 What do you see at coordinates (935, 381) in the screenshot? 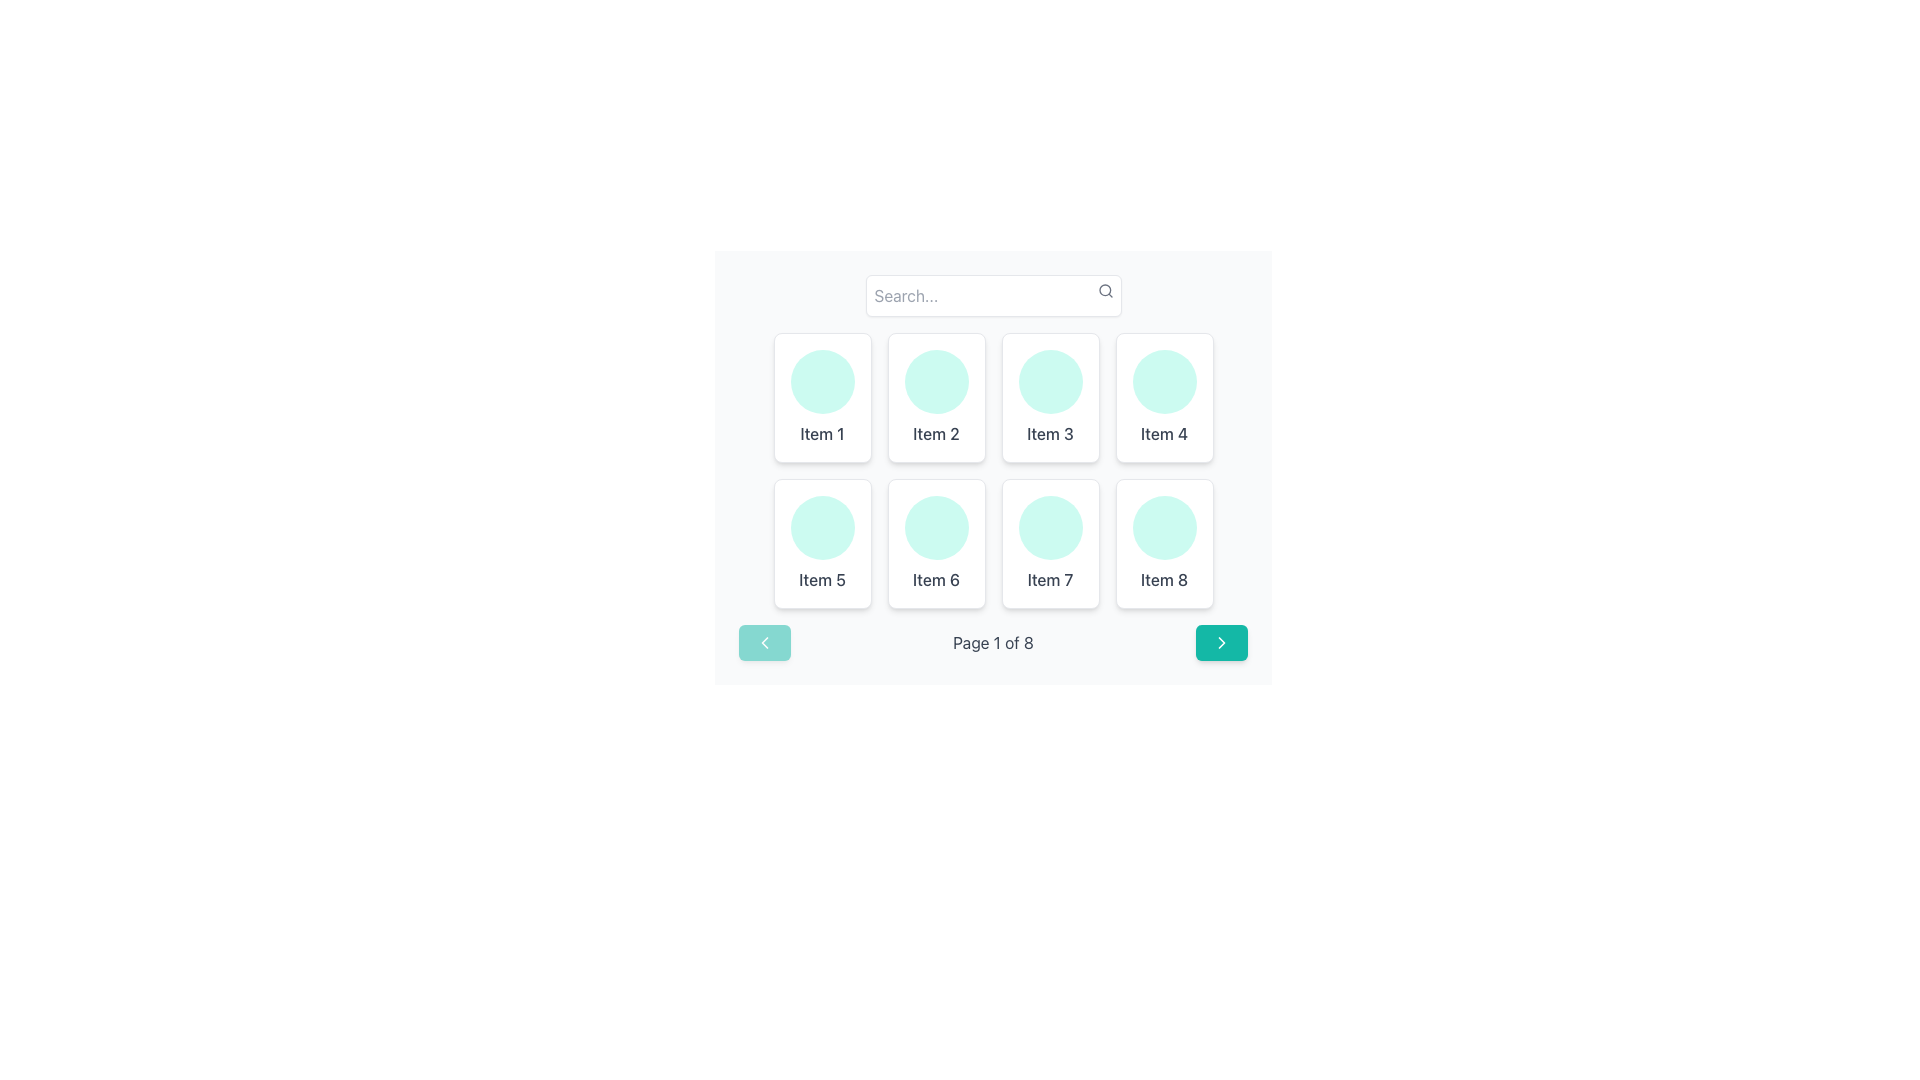
I see `the circular element with a teal background located centrally within the card labeled 'Item 2'` at bounding box center [935, 381].